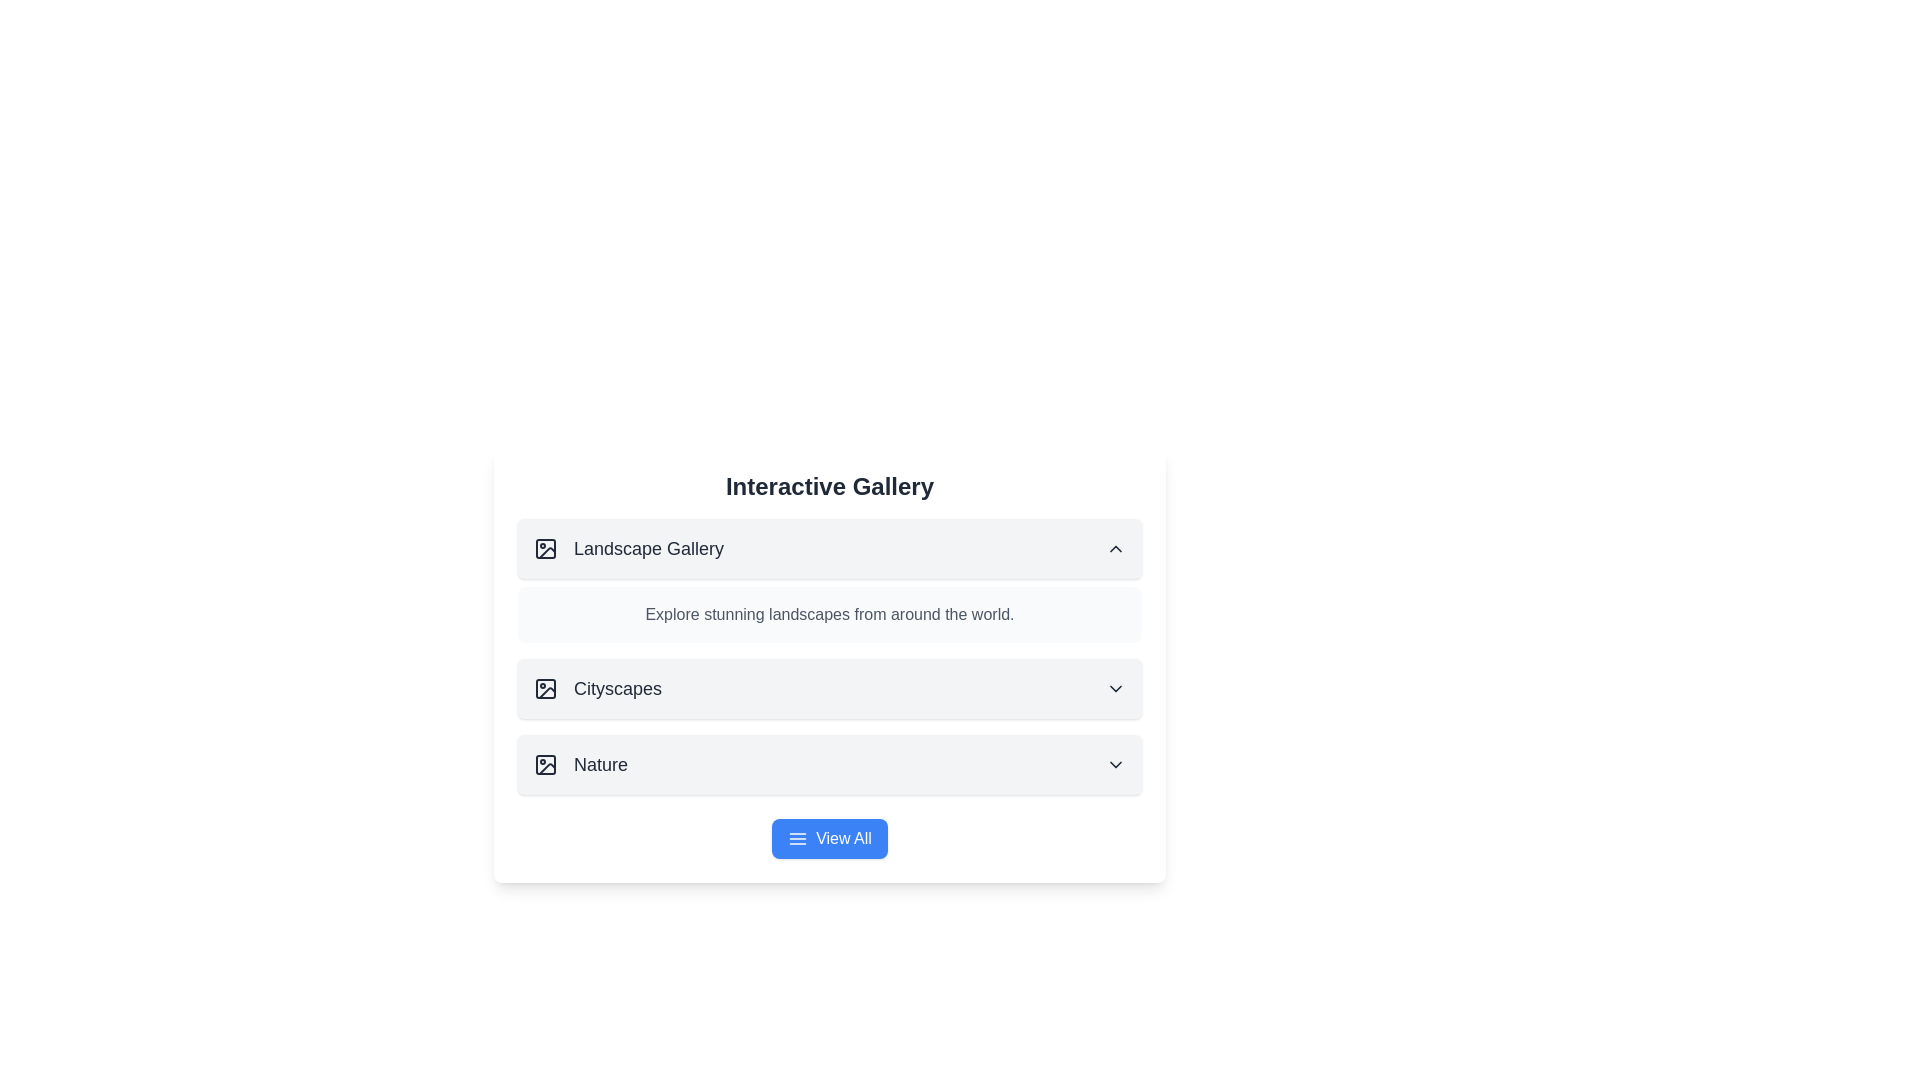  I want to click on the Chevron-up icon, which is a minimalistic SVG arrow pointing upwards, located at the far-right side of the 'Landscape Gallery' panel, so click(1115, 548).